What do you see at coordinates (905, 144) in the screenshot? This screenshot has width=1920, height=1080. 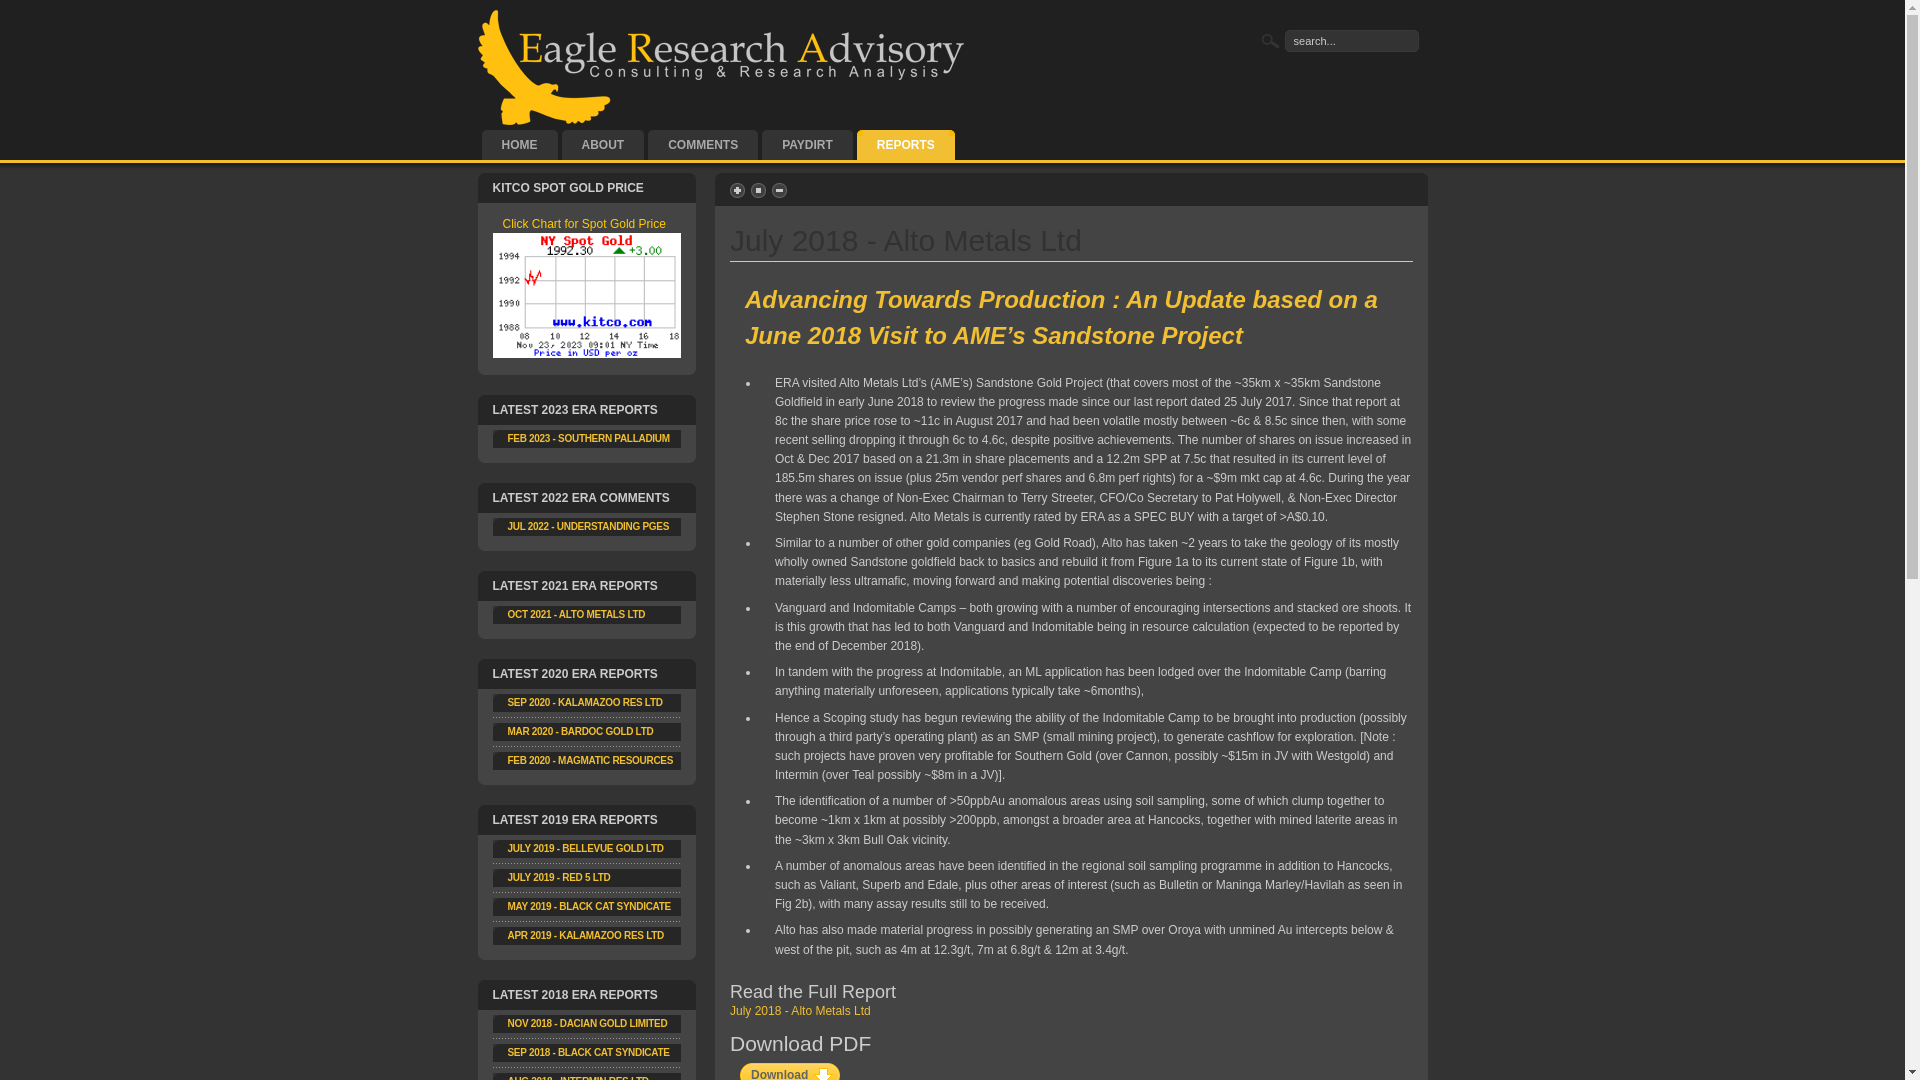 I see `'REPORTS'` at bounding box center [905, 144].